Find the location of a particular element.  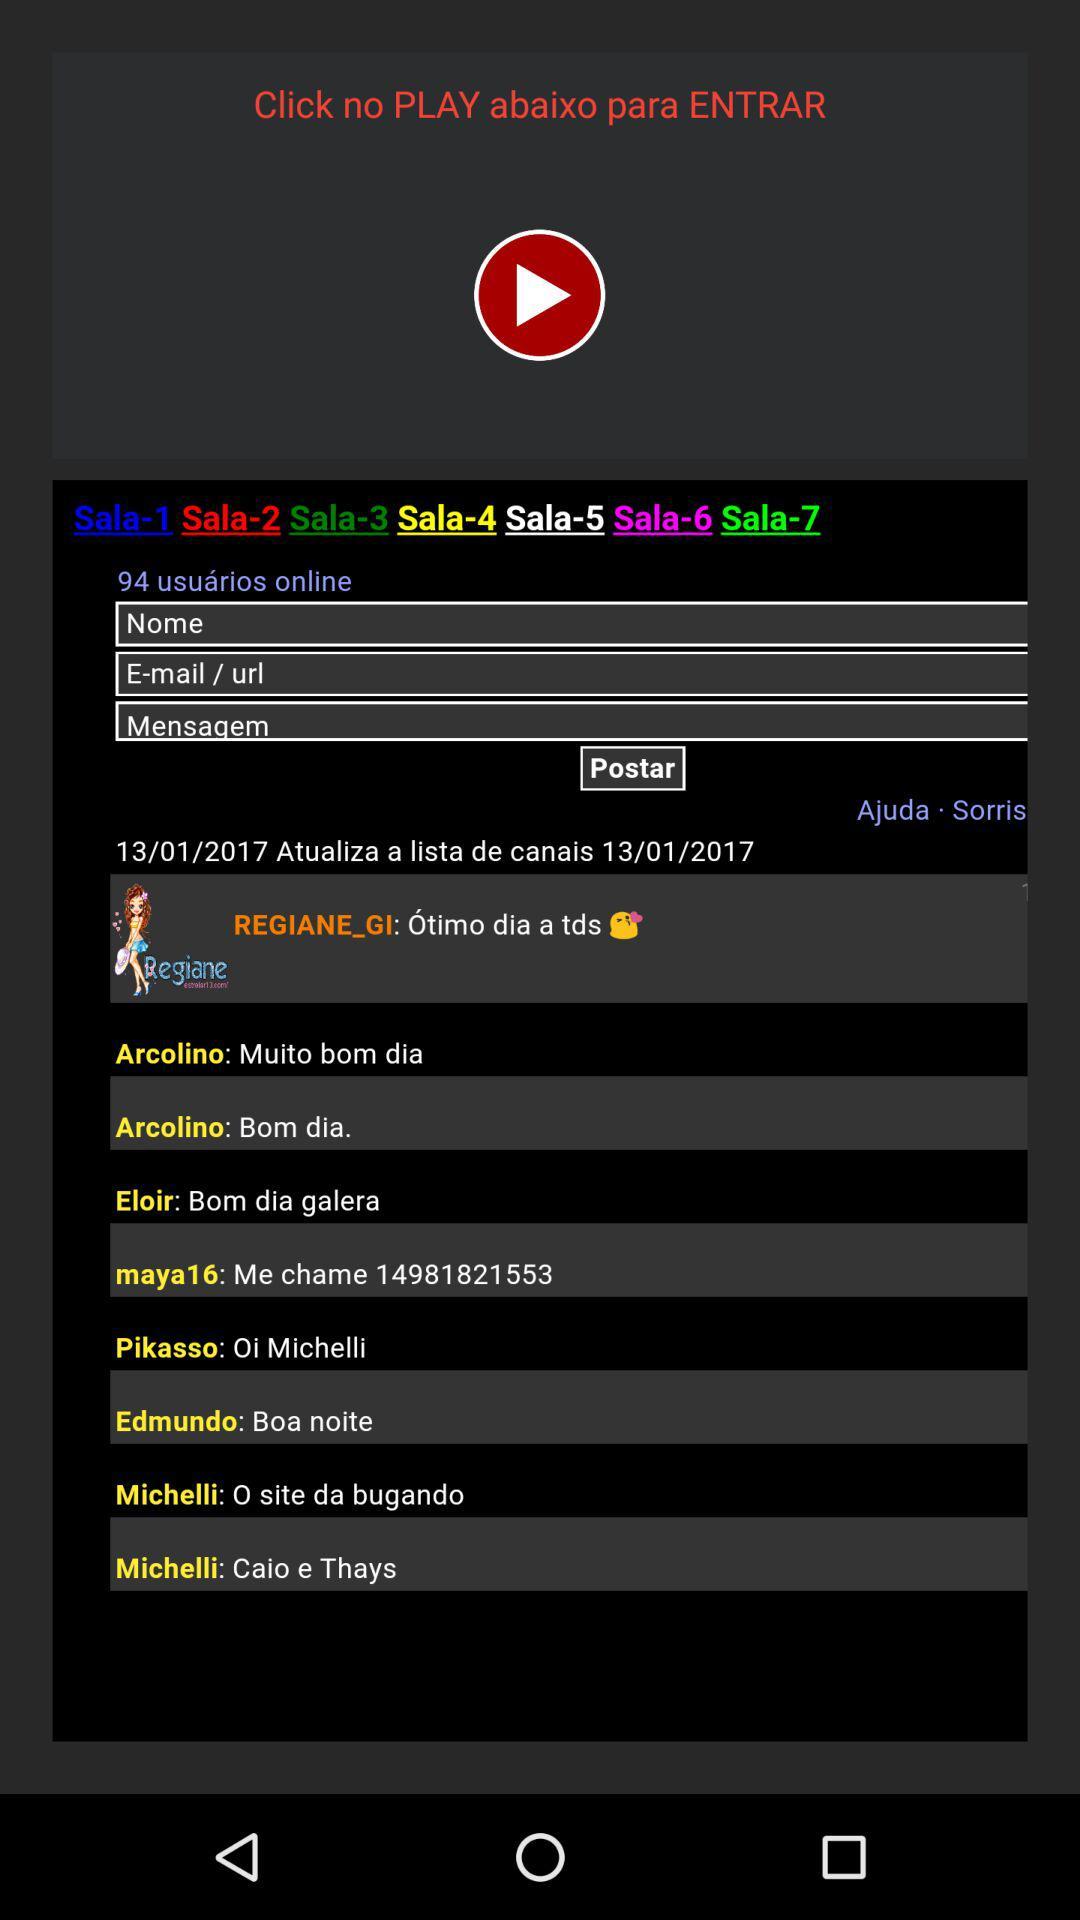

play is located at coordinates (538, 294).